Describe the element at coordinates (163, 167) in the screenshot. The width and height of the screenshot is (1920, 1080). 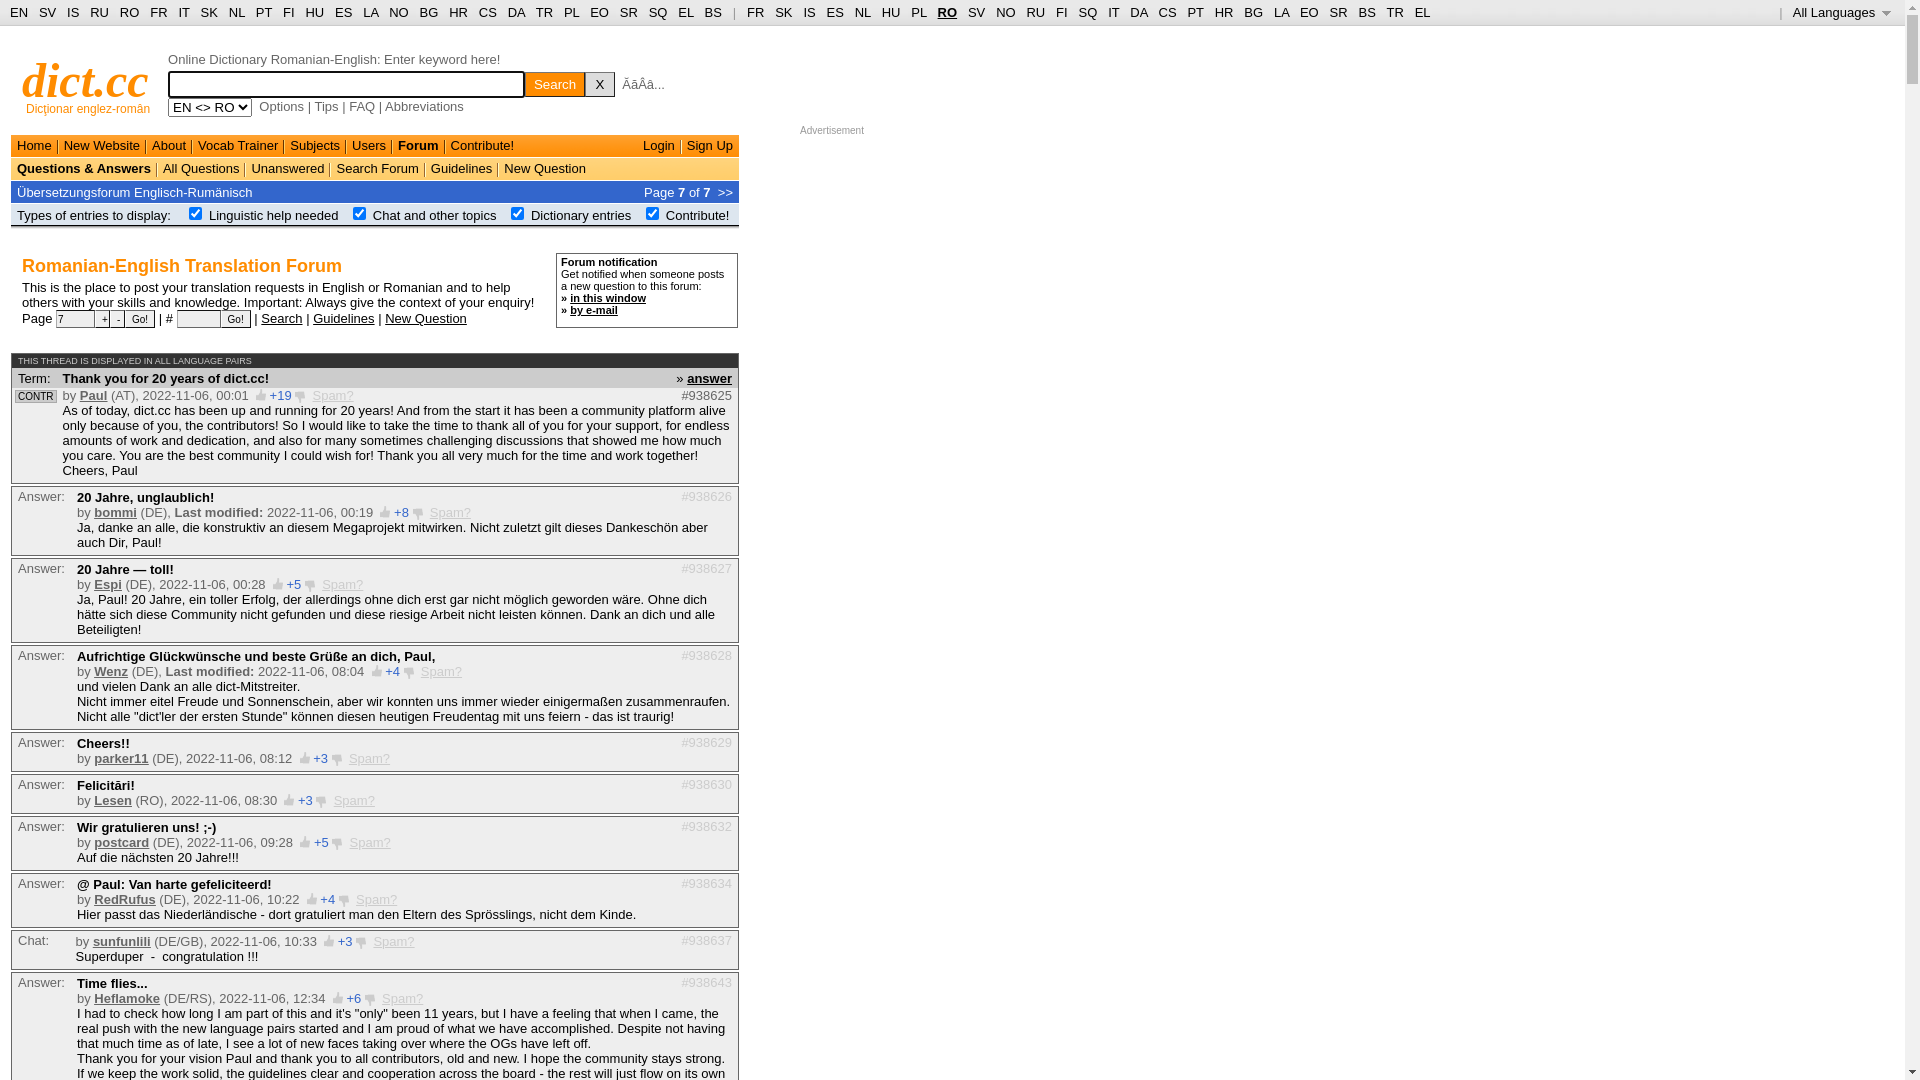
I see `'All Questions'` at that location.